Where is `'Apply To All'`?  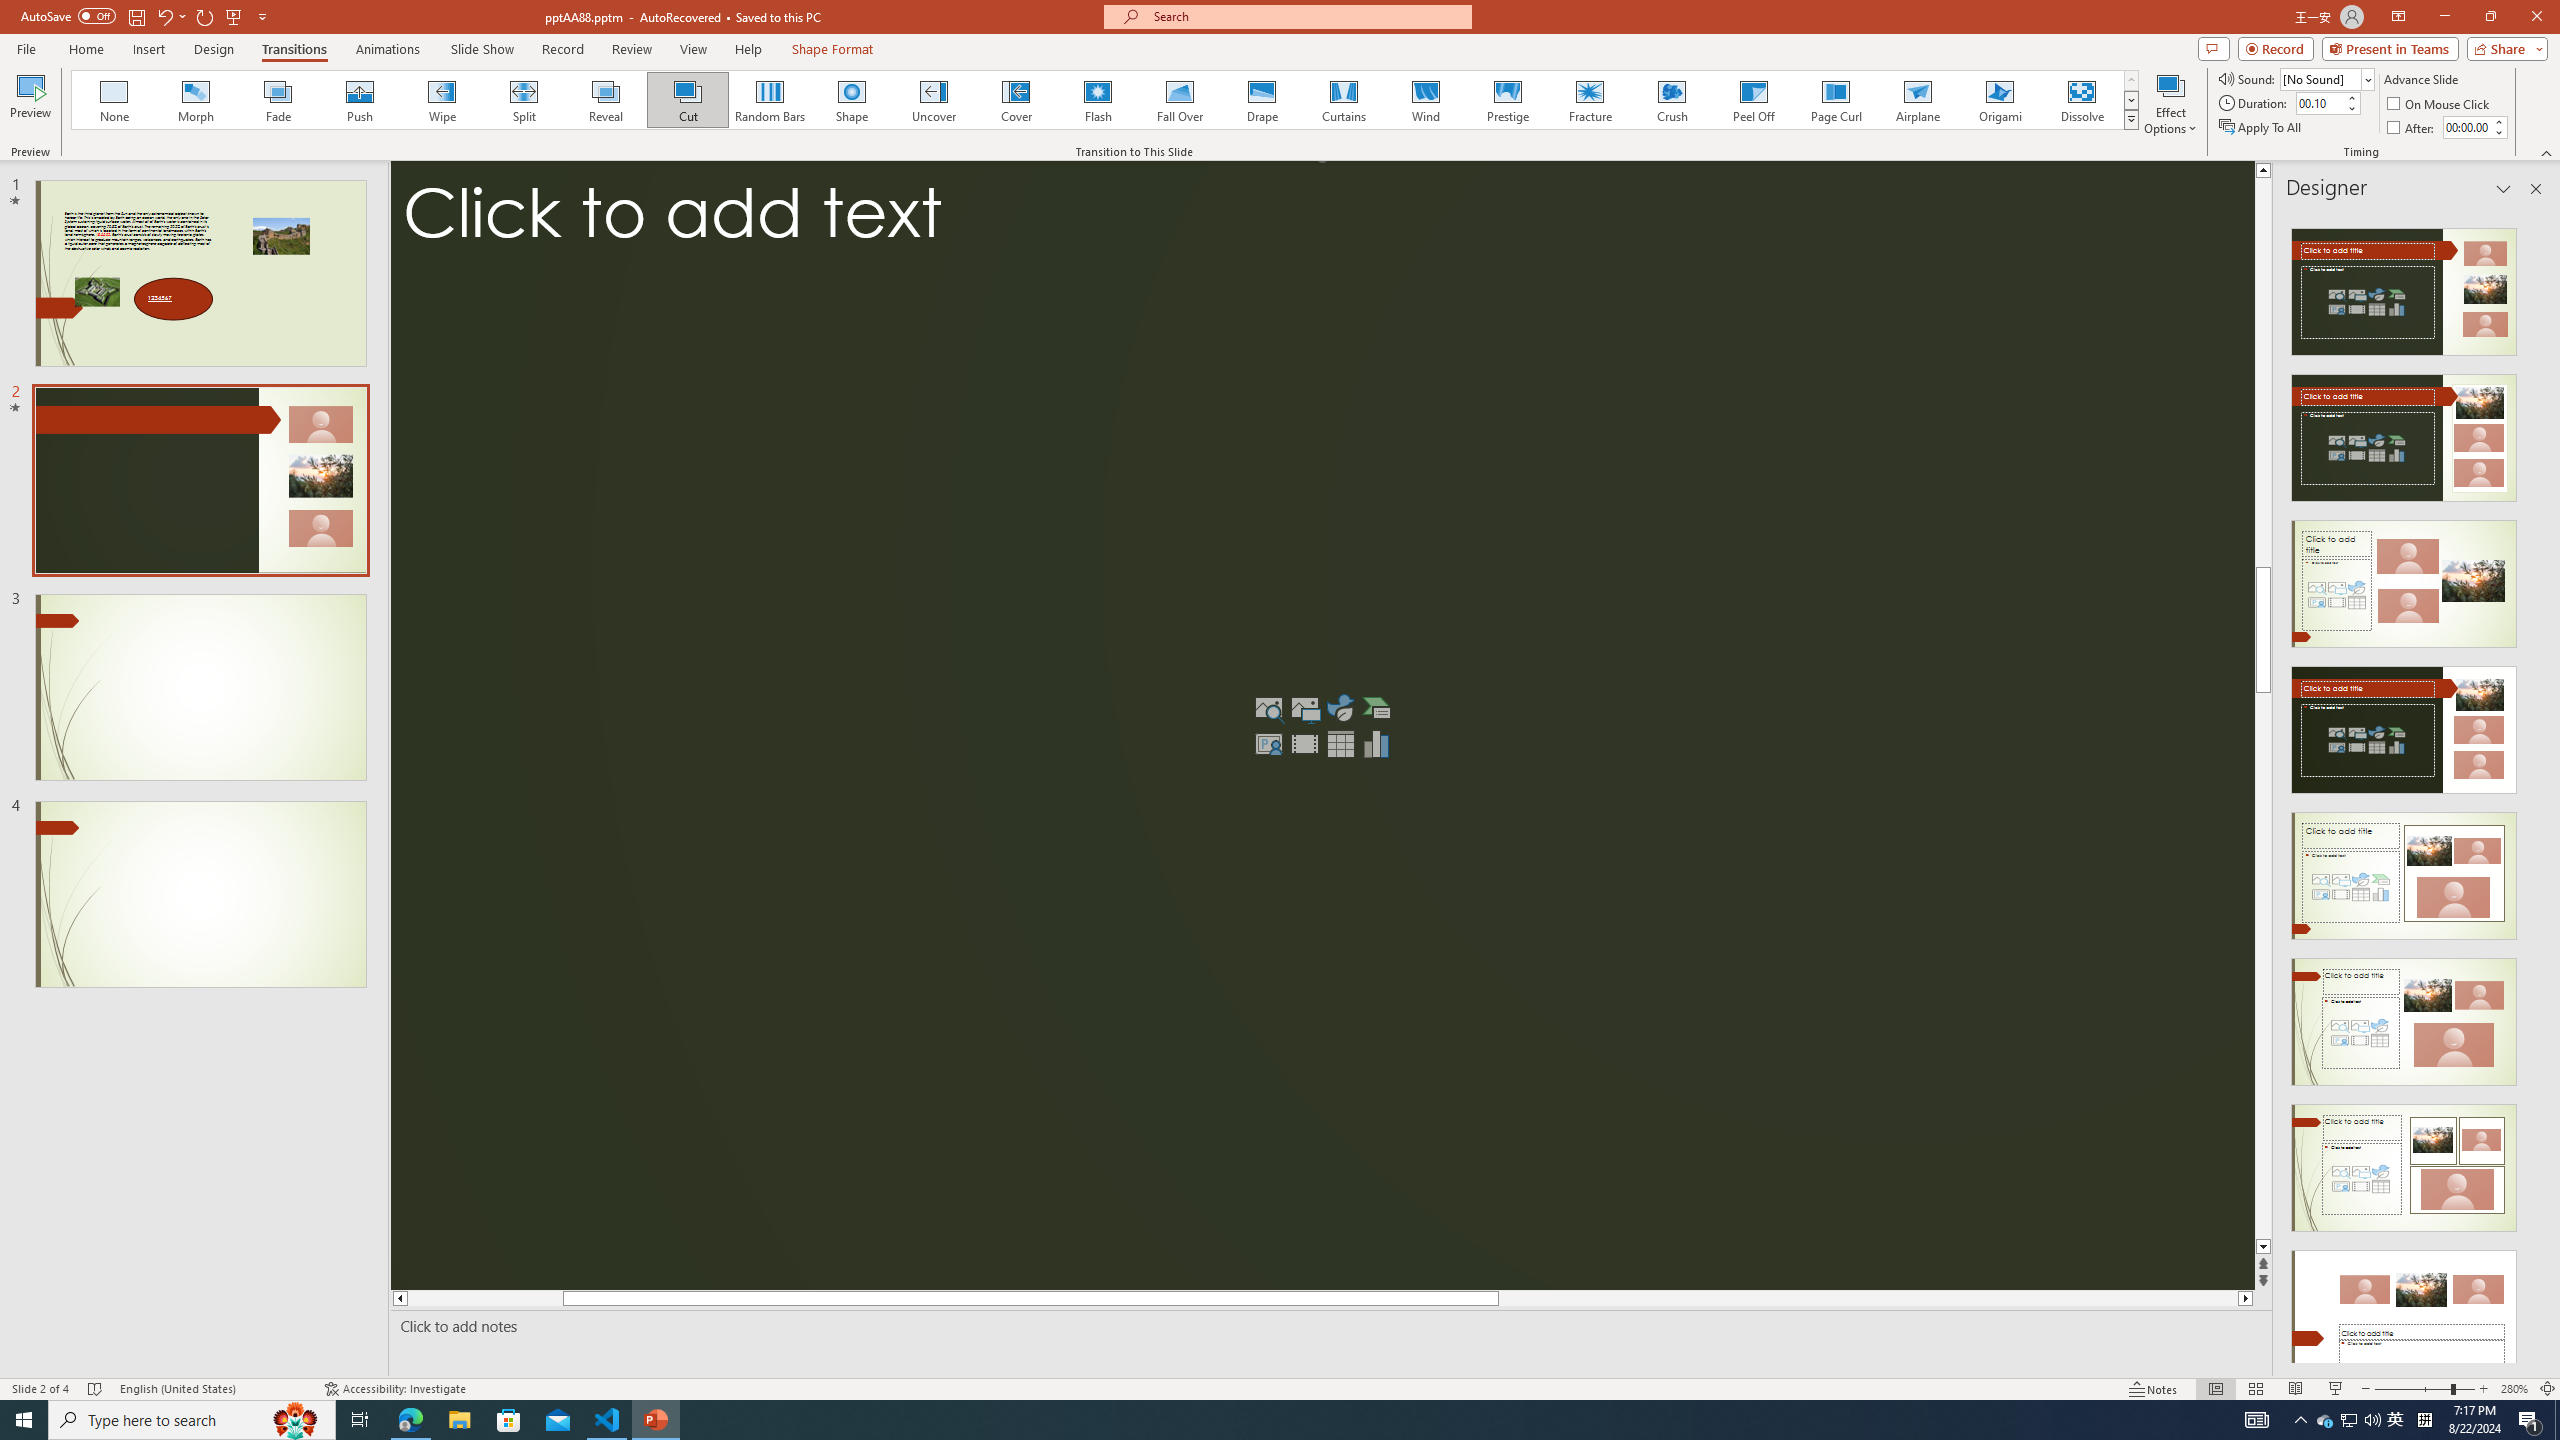 'Apply To All' is located at coordinates (2262, 127).